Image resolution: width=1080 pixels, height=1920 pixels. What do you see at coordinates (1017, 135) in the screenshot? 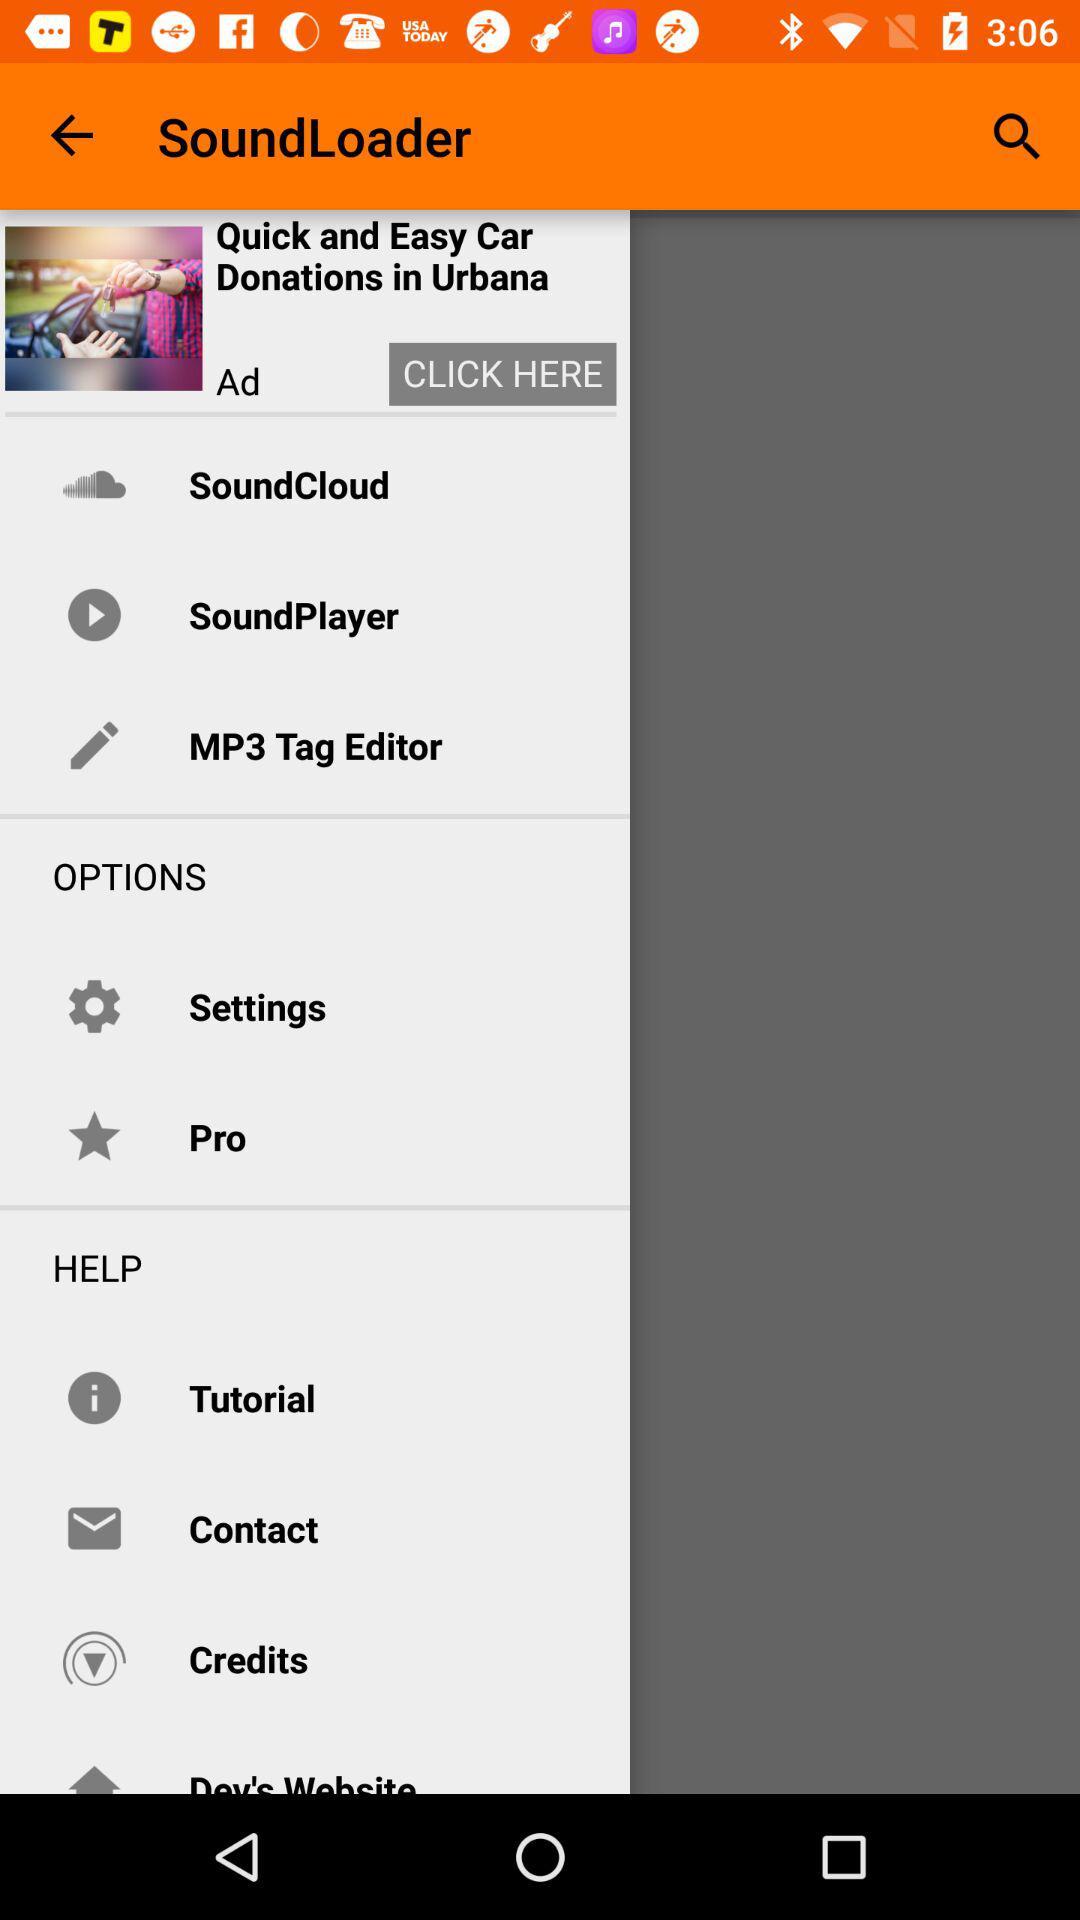
I see `item at the top right corner` at bounding box center [1017, 135].